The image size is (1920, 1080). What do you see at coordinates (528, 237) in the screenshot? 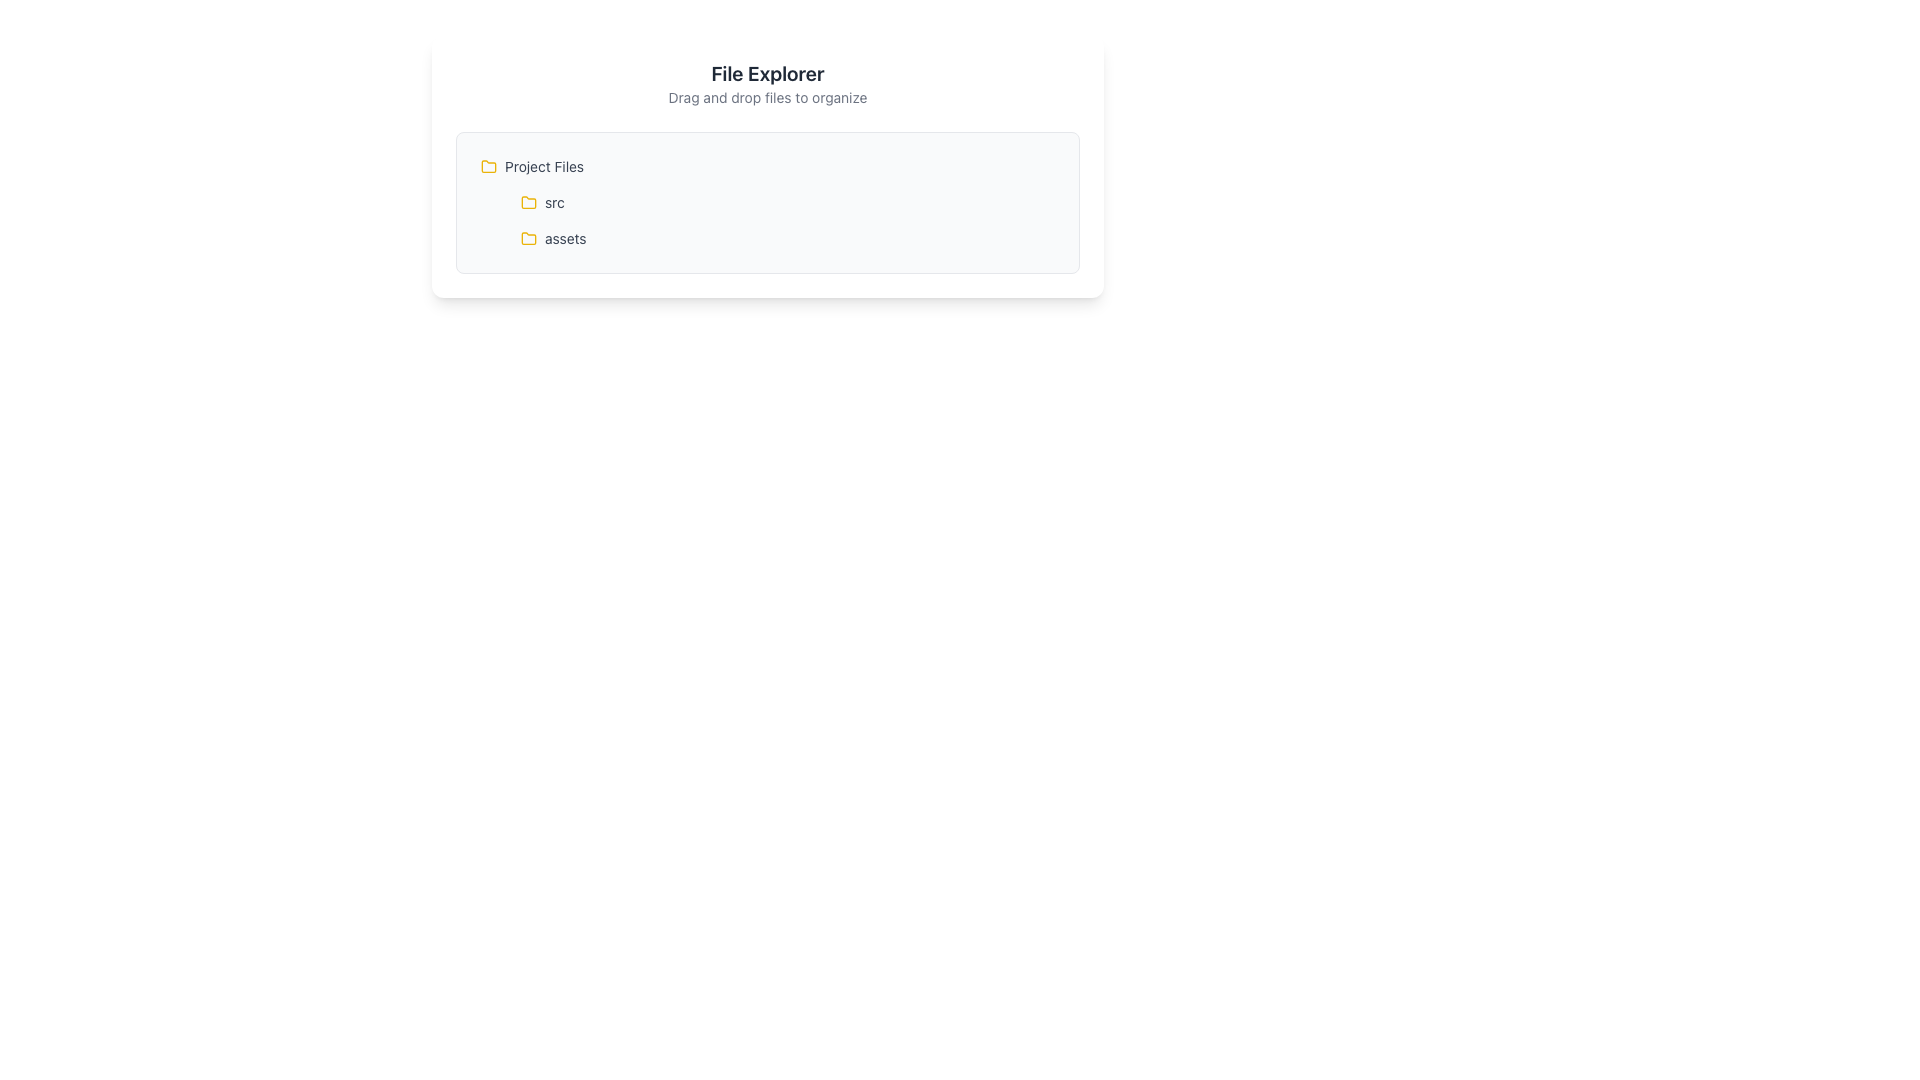
I see `the yellow folder icon within the 'assets' entry in the 'File Explorer'` at bounding box center [528, 237].